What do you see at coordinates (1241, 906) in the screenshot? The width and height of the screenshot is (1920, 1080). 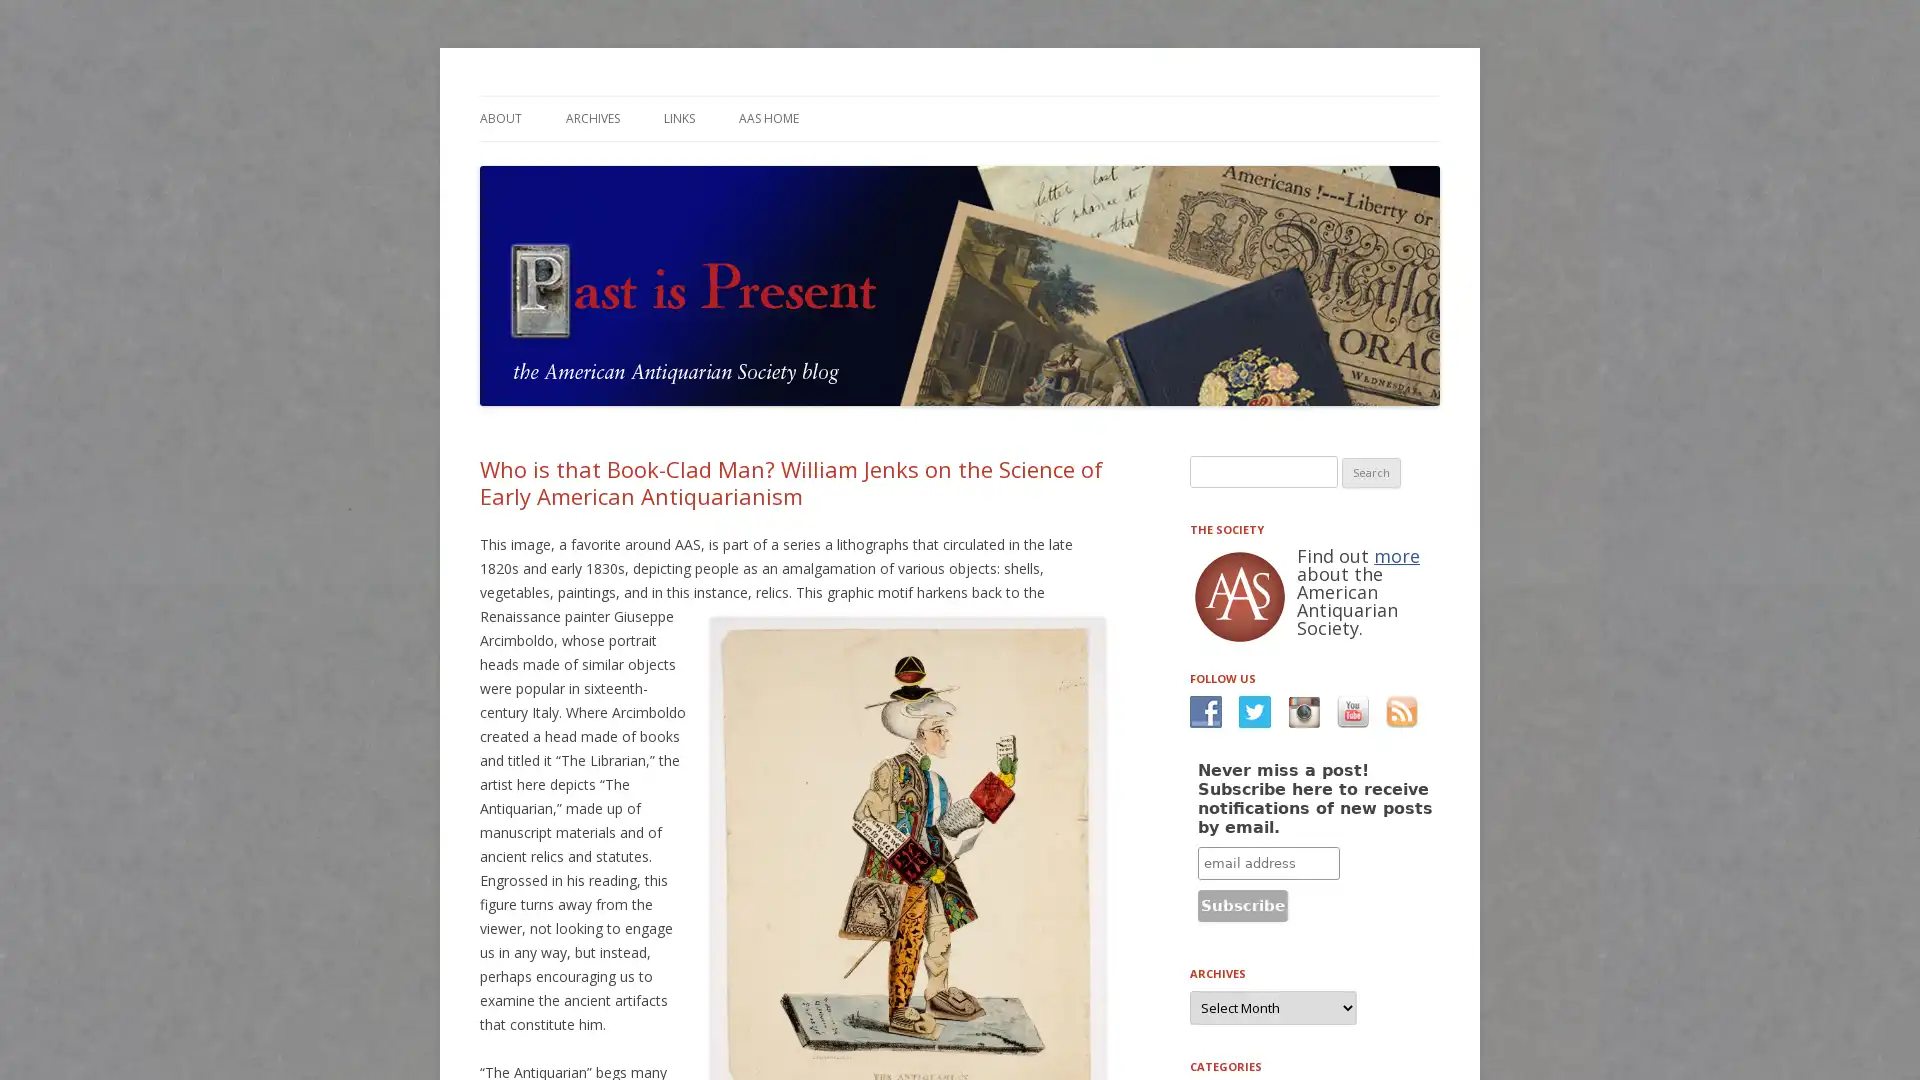 I see `Subscribe` at bounding box center [1241, 906].